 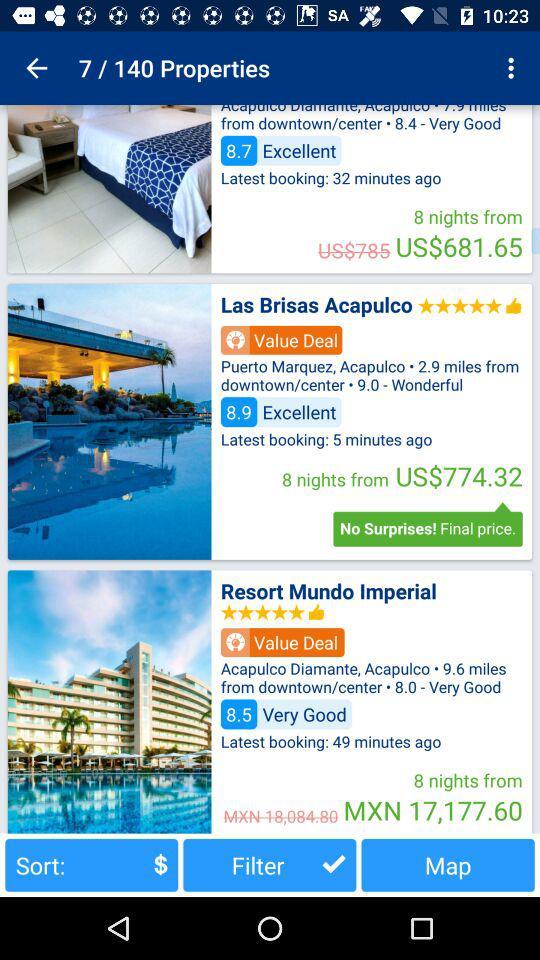 What do you see at coordinates (448, 864) in the screenshot?
I see `map button` at bounding box center [448, 864].